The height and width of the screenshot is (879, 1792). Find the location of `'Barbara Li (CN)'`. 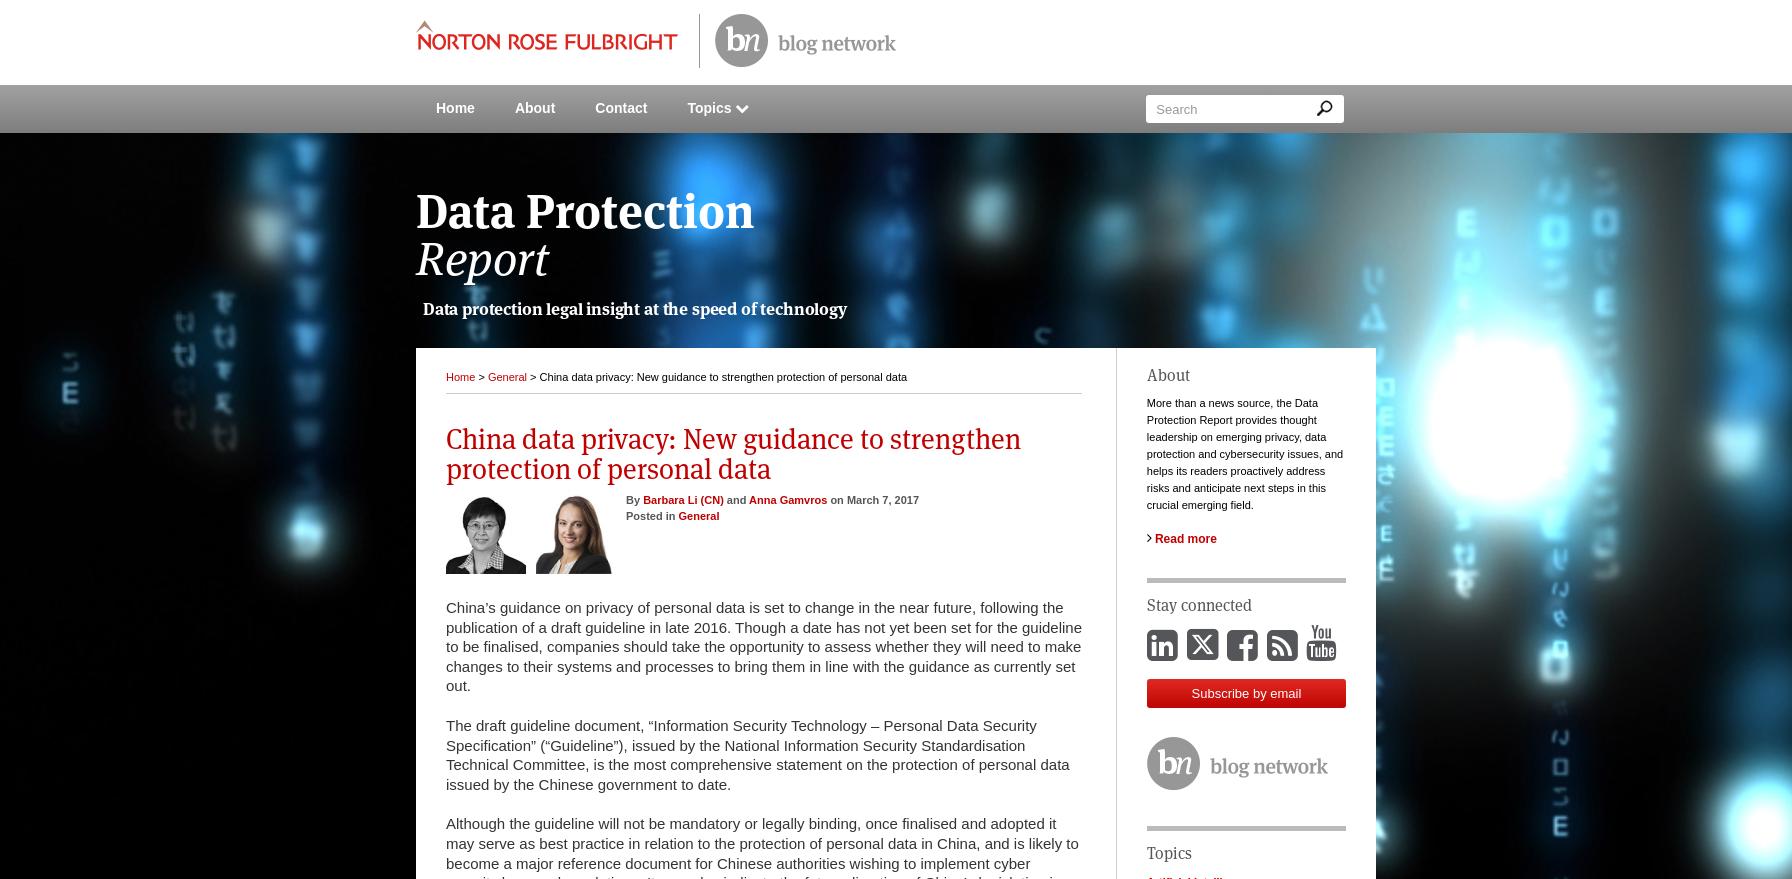

'Barbara Li (CN)' is located at coordinates (682, 498).